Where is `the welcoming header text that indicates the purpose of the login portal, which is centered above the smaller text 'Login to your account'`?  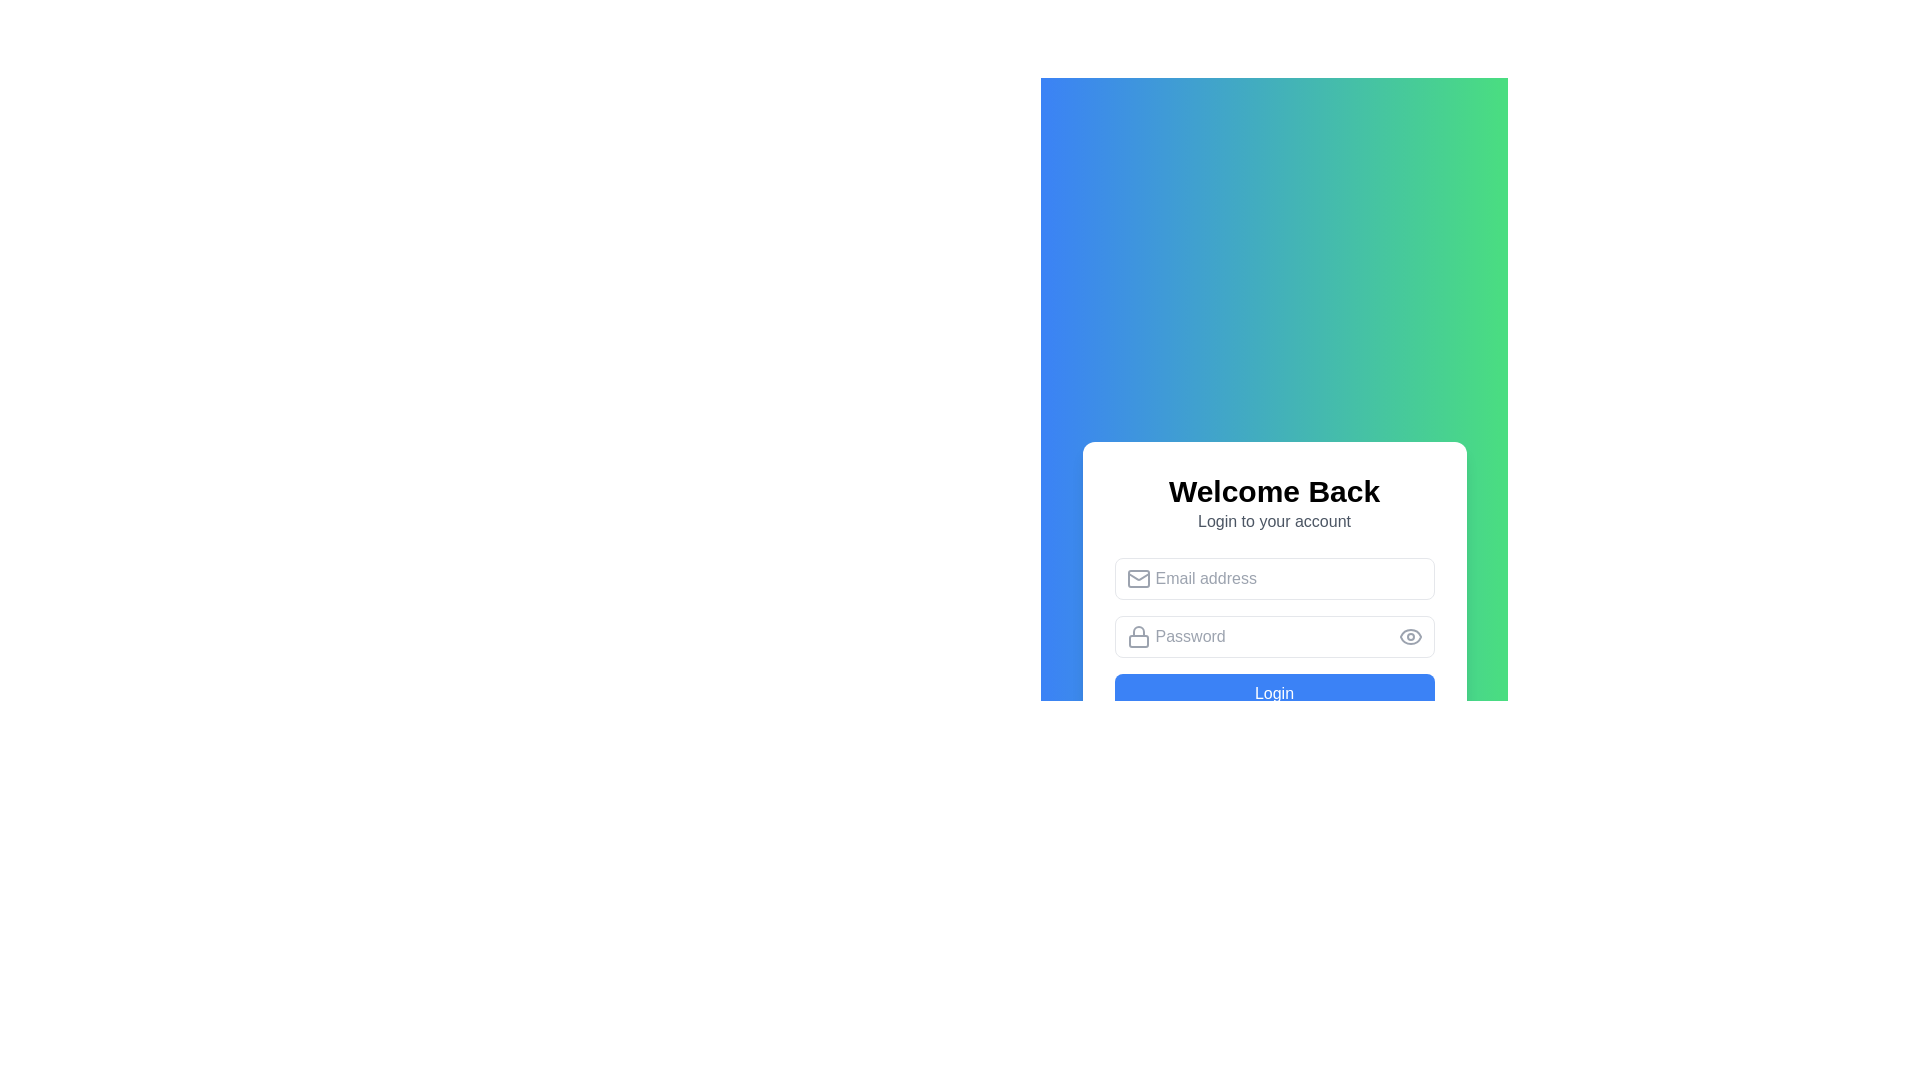 the welcoming header text that indicates the purpose of the login portal, which is centered above the smaller text 'Login to your account' is located at coordinates (1273, 492).